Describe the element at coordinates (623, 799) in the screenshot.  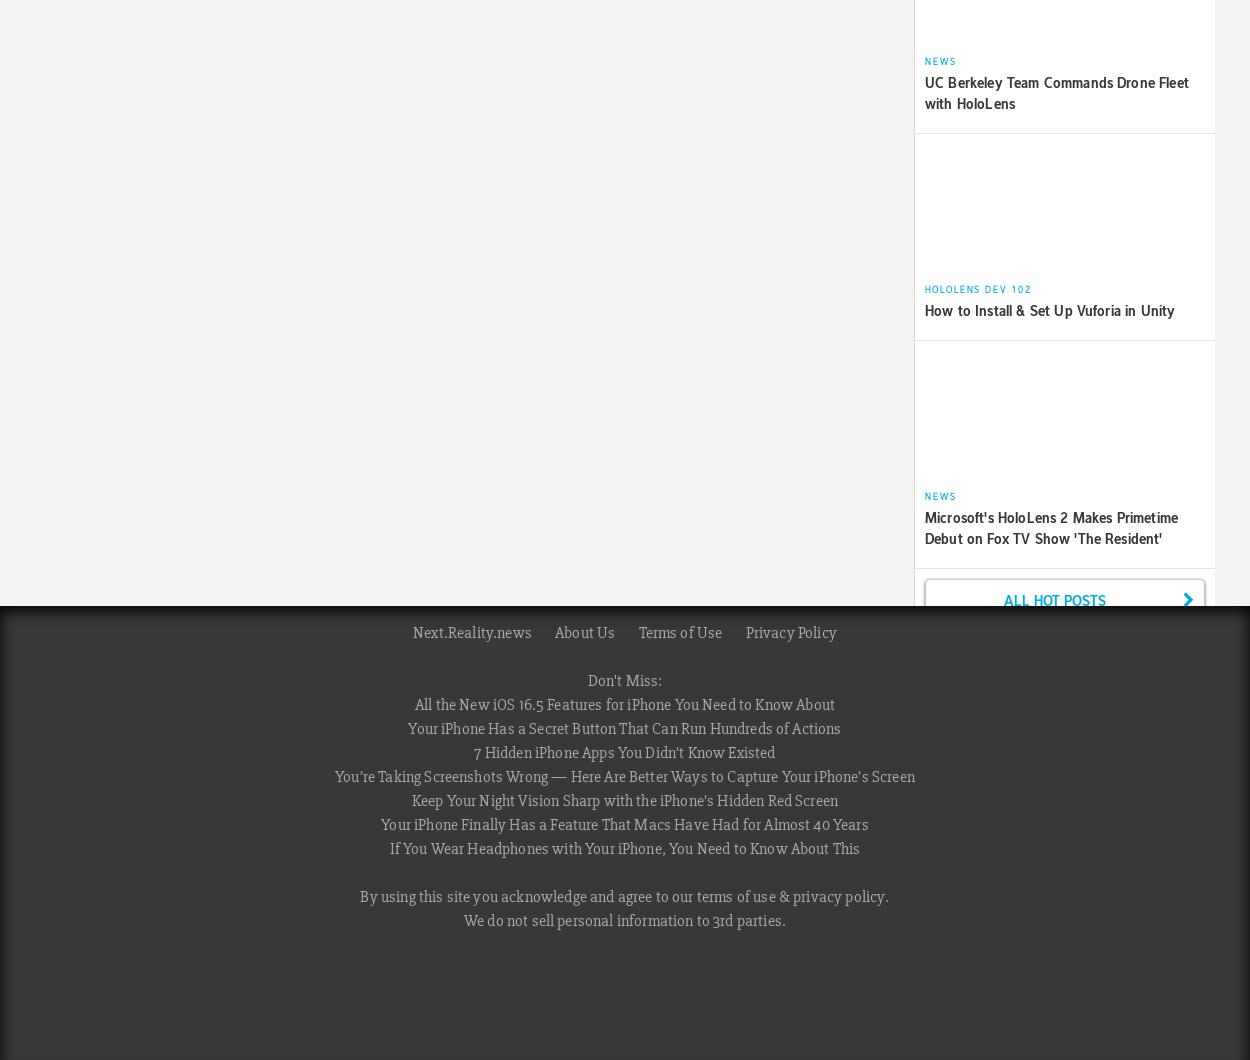
I see `'Keep Your Night Vision Sharp with the iPhone’s Hidden Red Screen'` at that location.